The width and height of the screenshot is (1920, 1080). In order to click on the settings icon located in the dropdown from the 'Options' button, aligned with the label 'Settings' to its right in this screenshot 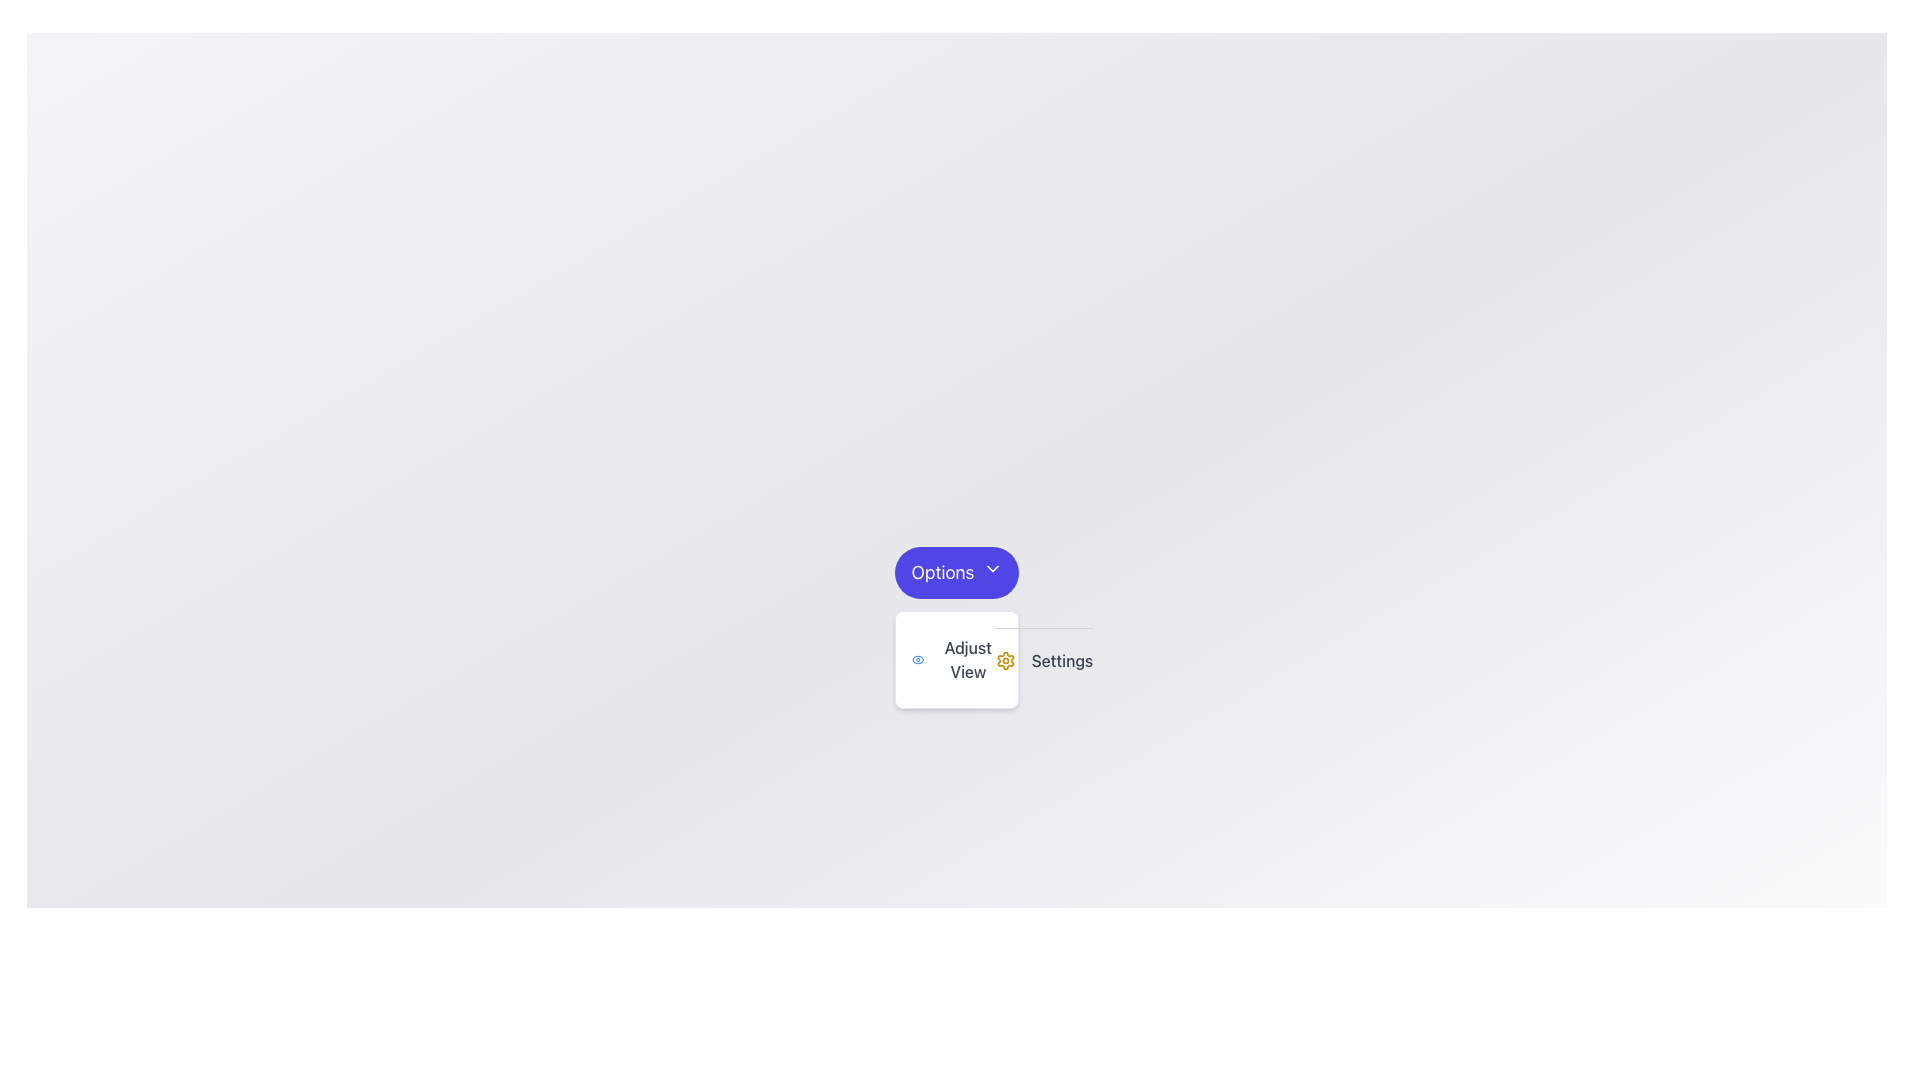, I will do `click(1005, 660)`.